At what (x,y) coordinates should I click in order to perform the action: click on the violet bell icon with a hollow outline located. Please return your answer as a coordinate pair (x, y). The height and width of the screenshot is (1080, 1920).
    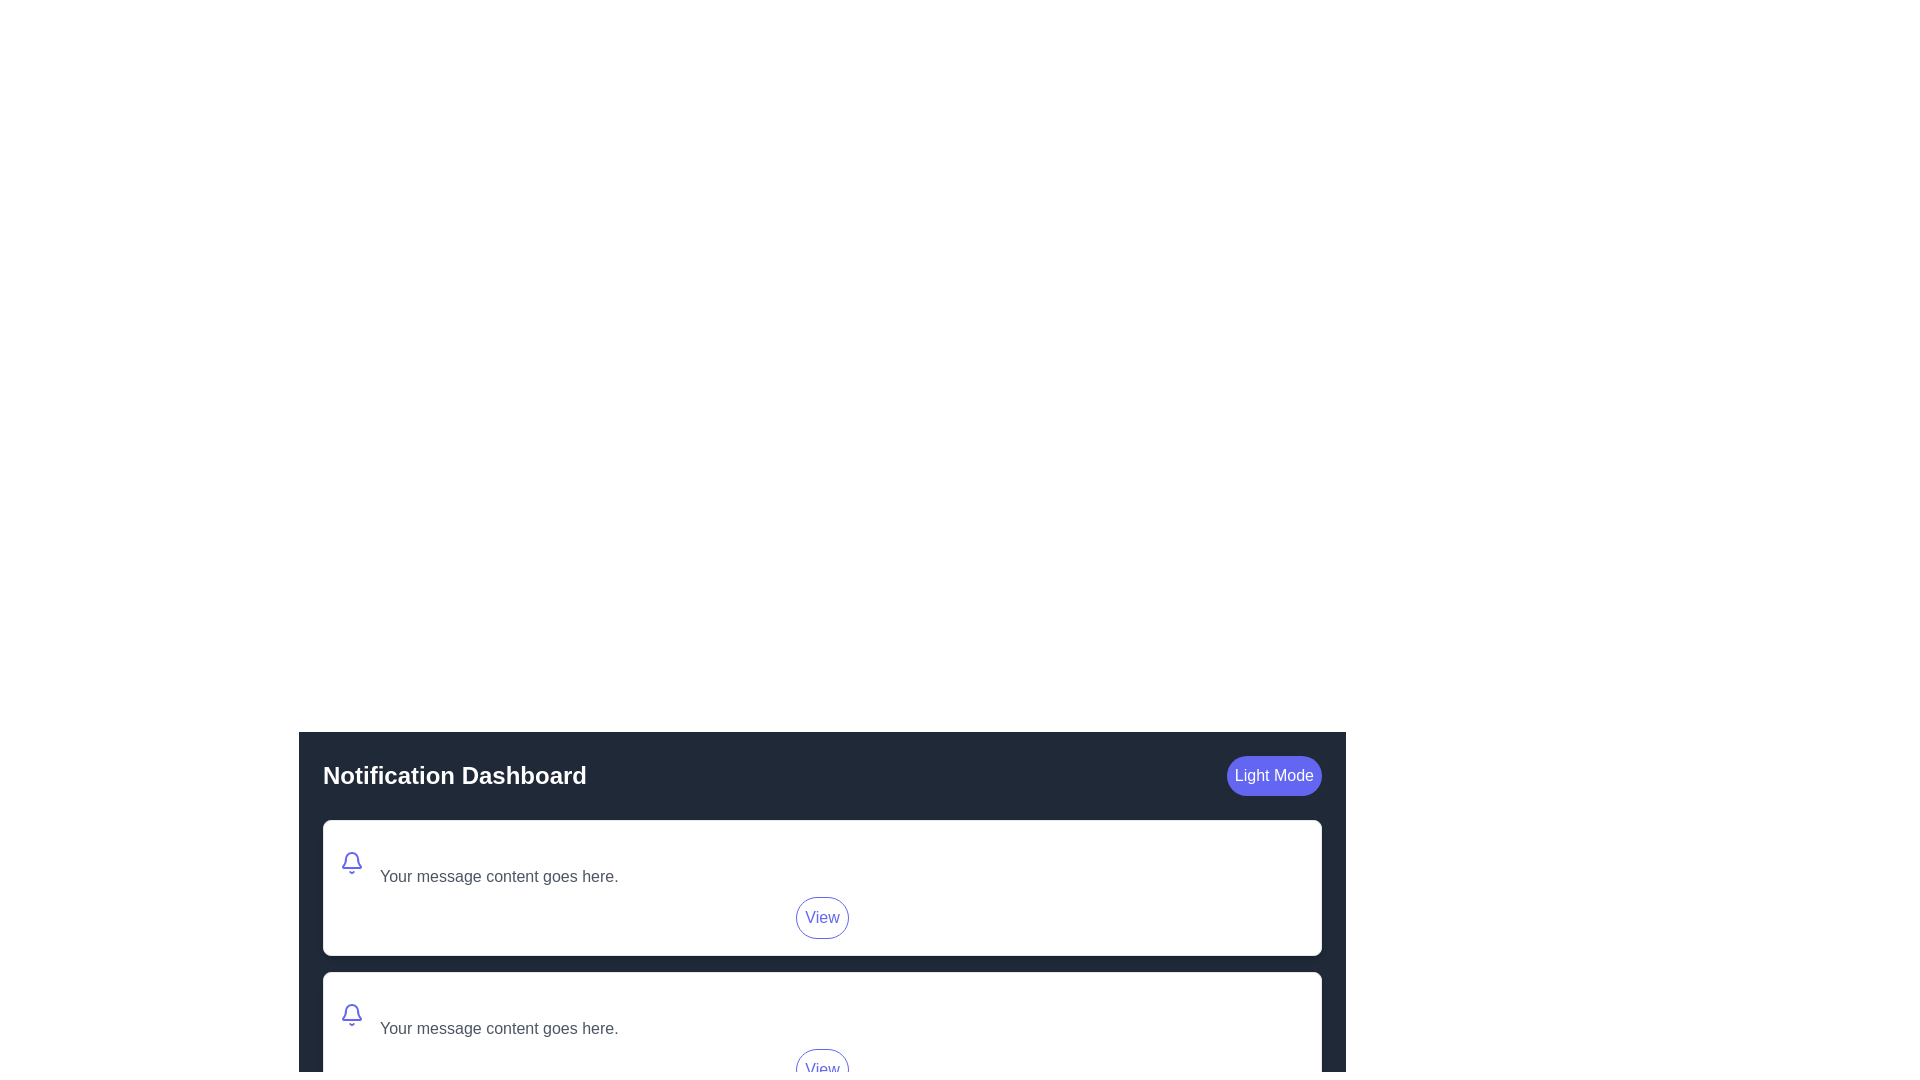
    Looking at the image, I should click on (351, 859).